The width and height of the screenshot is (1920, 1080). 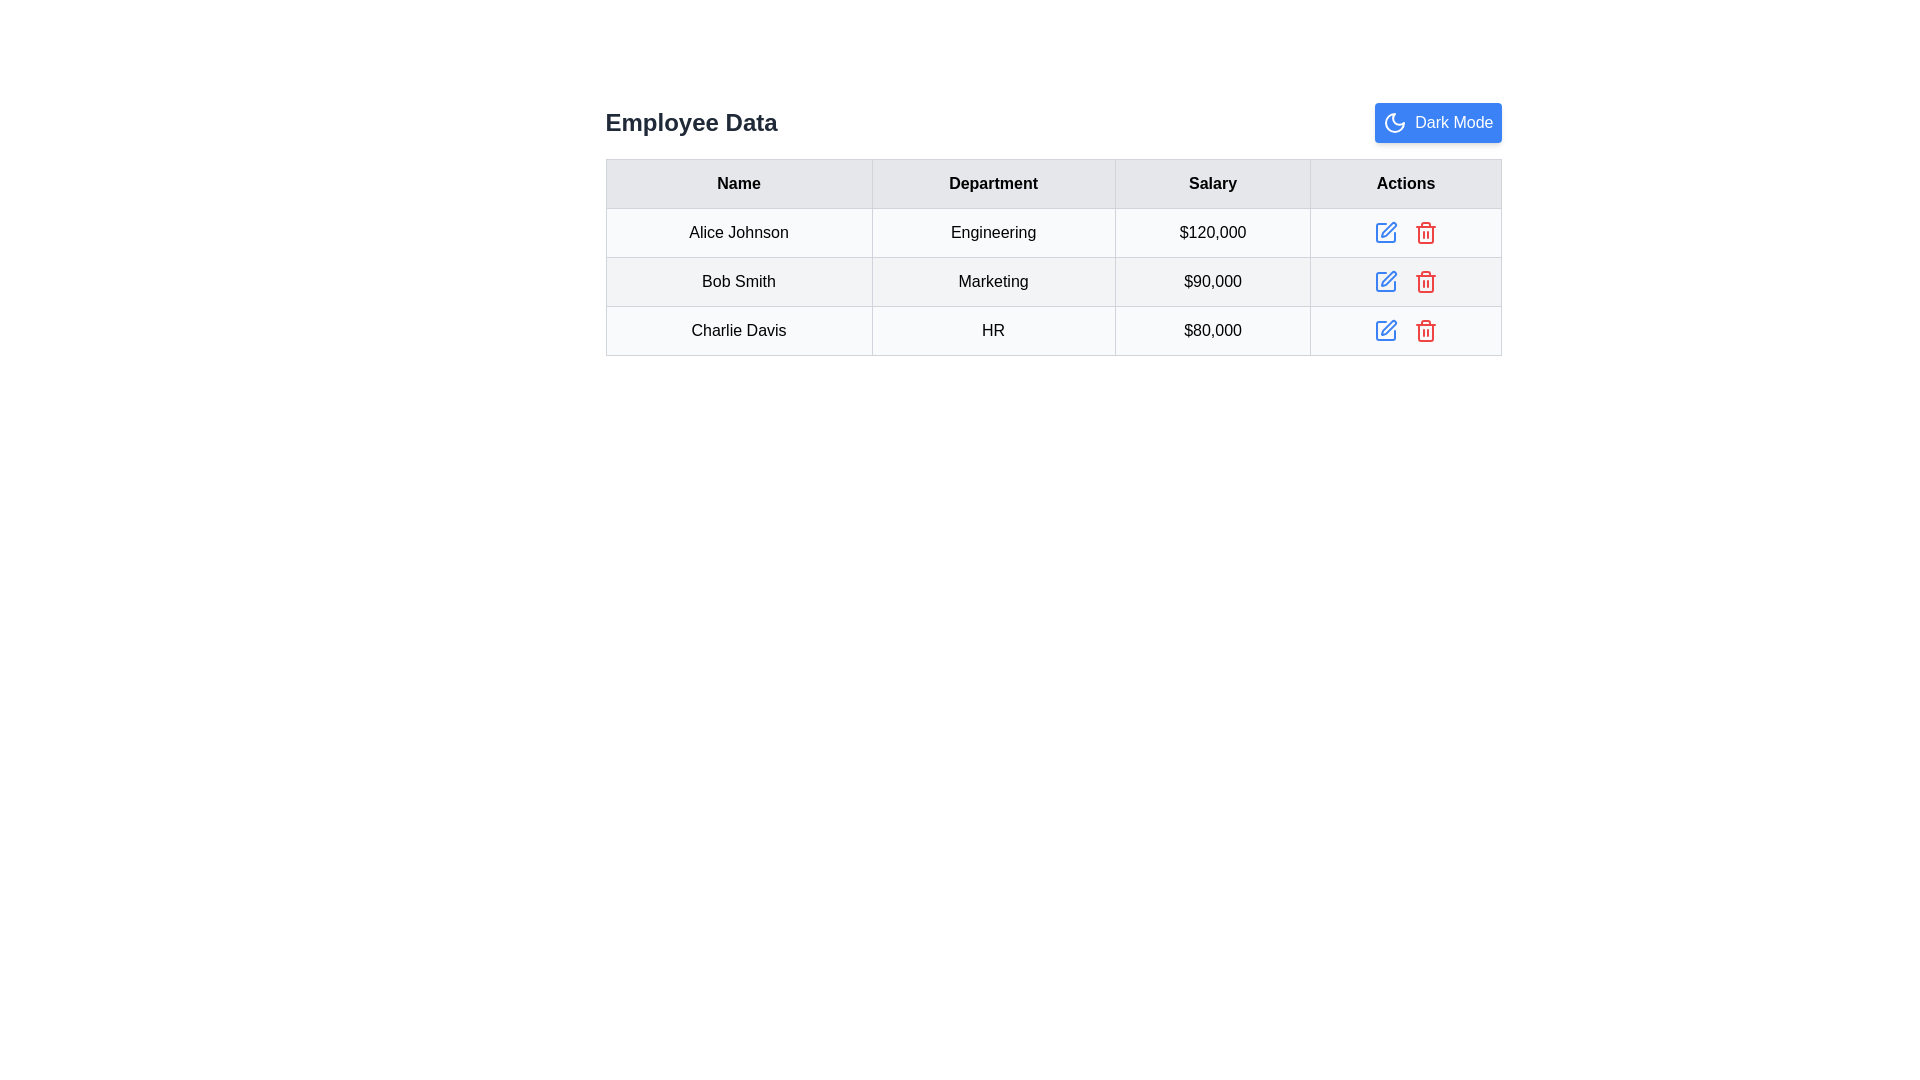 What do you see at coordinates (738, 231) in the screenshot?
I see `the static text field displaying a person's name, which is the first cell in the 'Name' column of the 'Employee Data' table, adjacent to 'Engineering' and '$120,000'` at bounding box center [738, 231].